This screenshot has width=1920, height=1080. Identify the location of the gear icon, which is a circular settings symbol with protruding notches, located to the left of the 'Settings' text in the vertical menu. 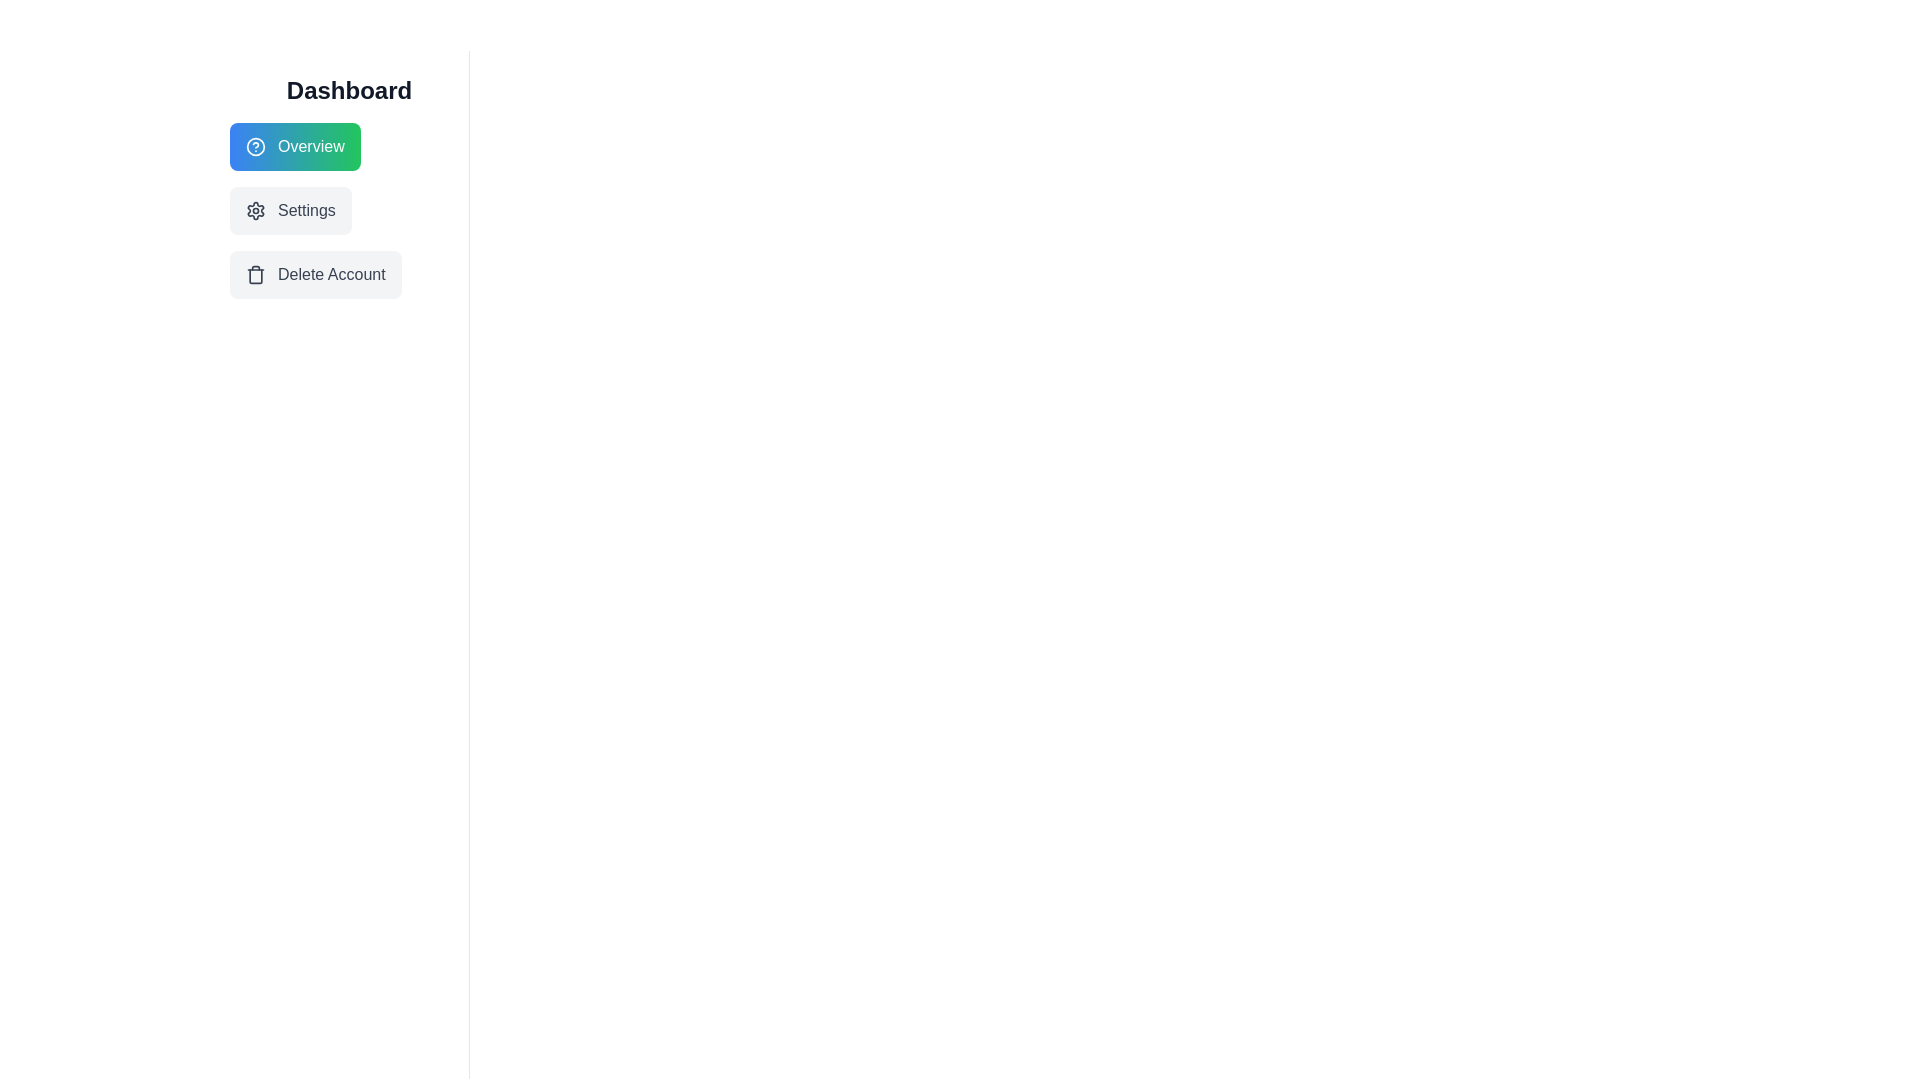
(254, 211).